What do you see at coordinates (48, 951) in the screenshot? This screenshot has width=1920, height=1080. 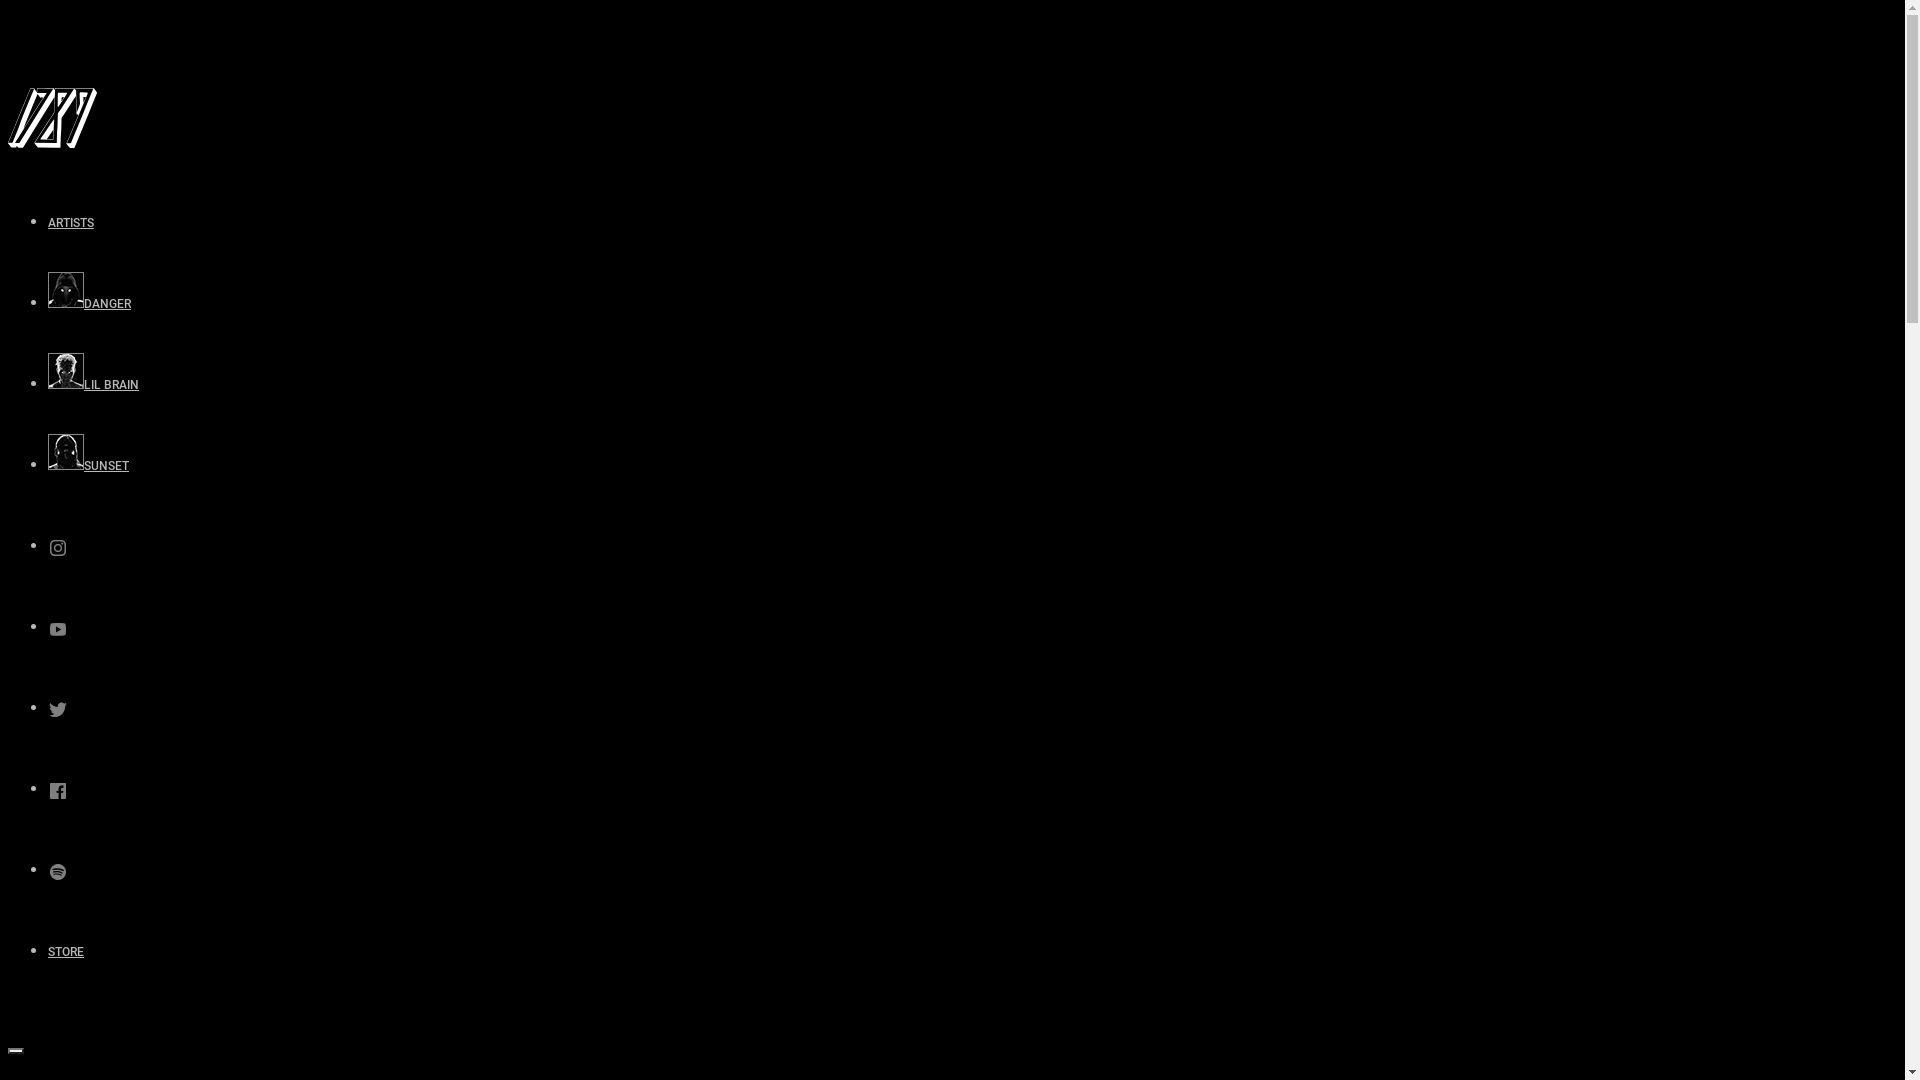 I see `'STORE'` at bounding box center [48, 951].